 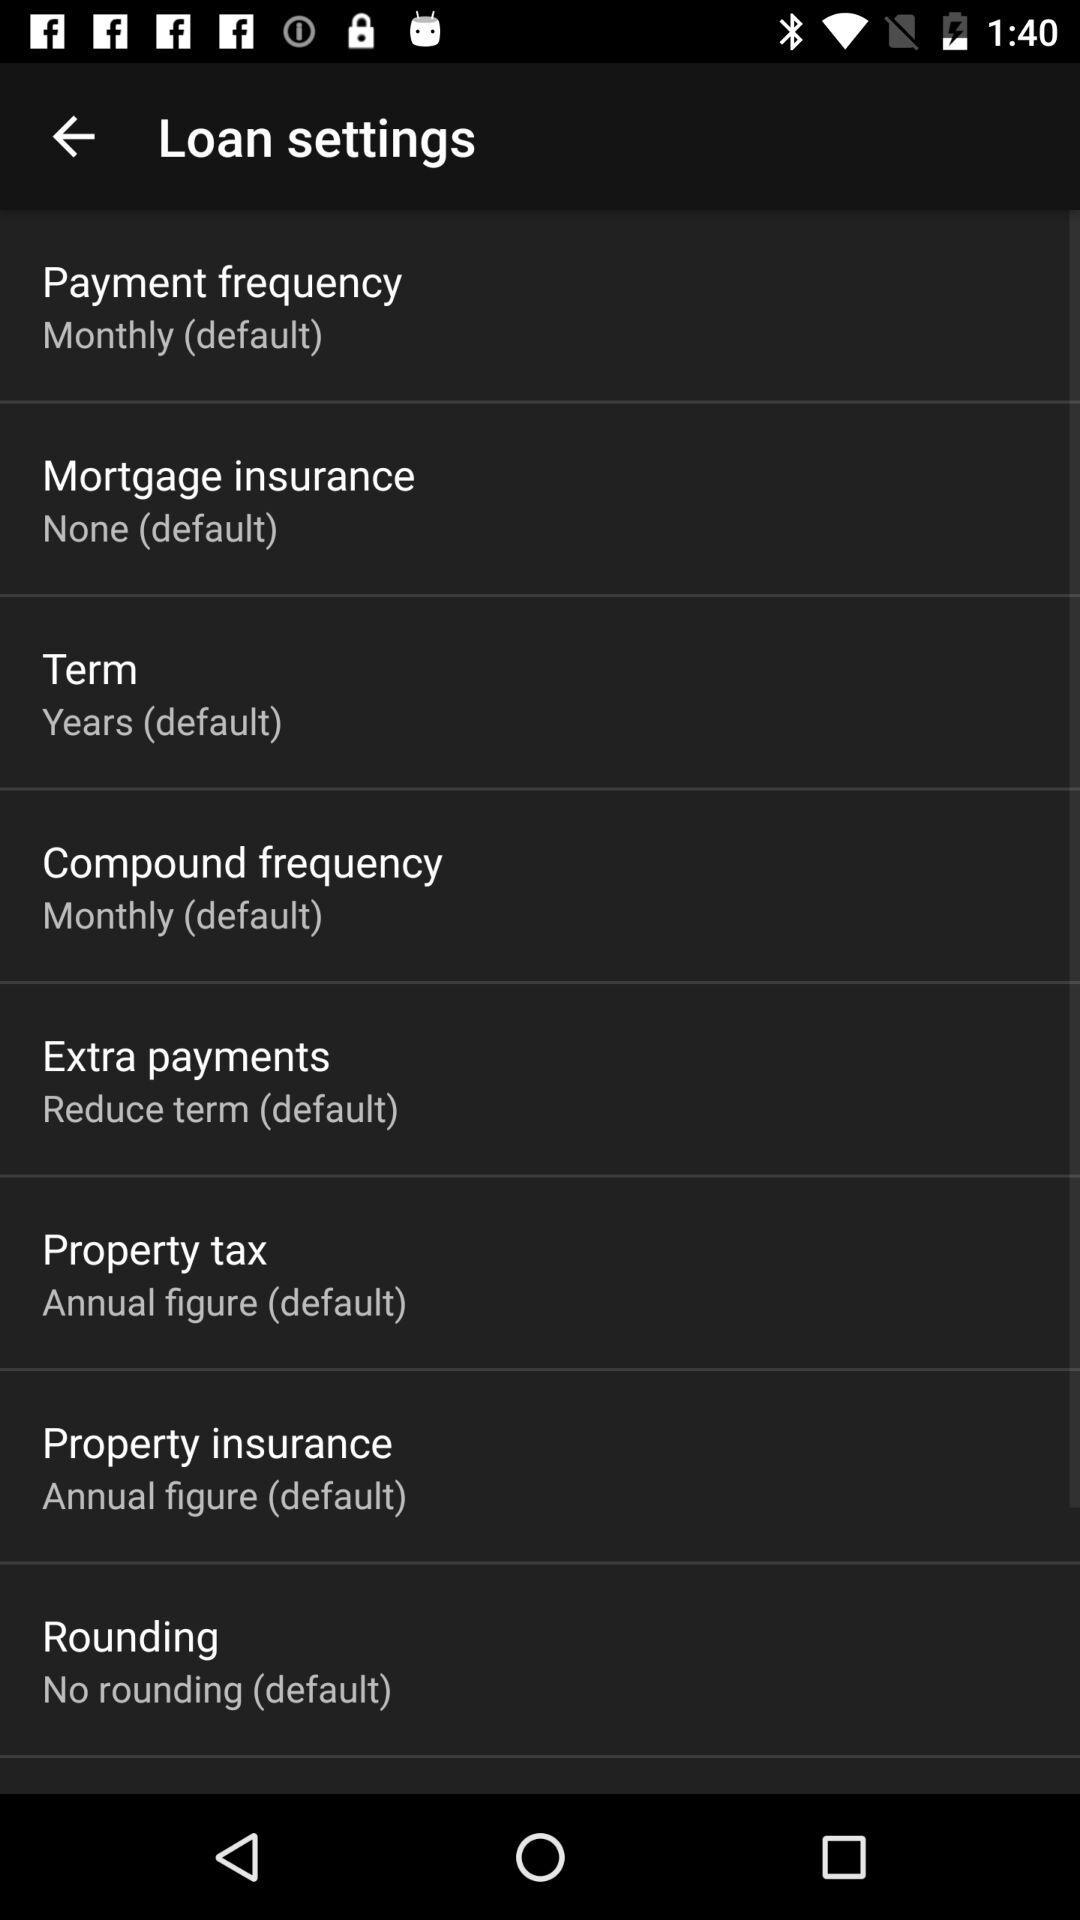 I want to click on app above term icon, so click(x=159, y=527).